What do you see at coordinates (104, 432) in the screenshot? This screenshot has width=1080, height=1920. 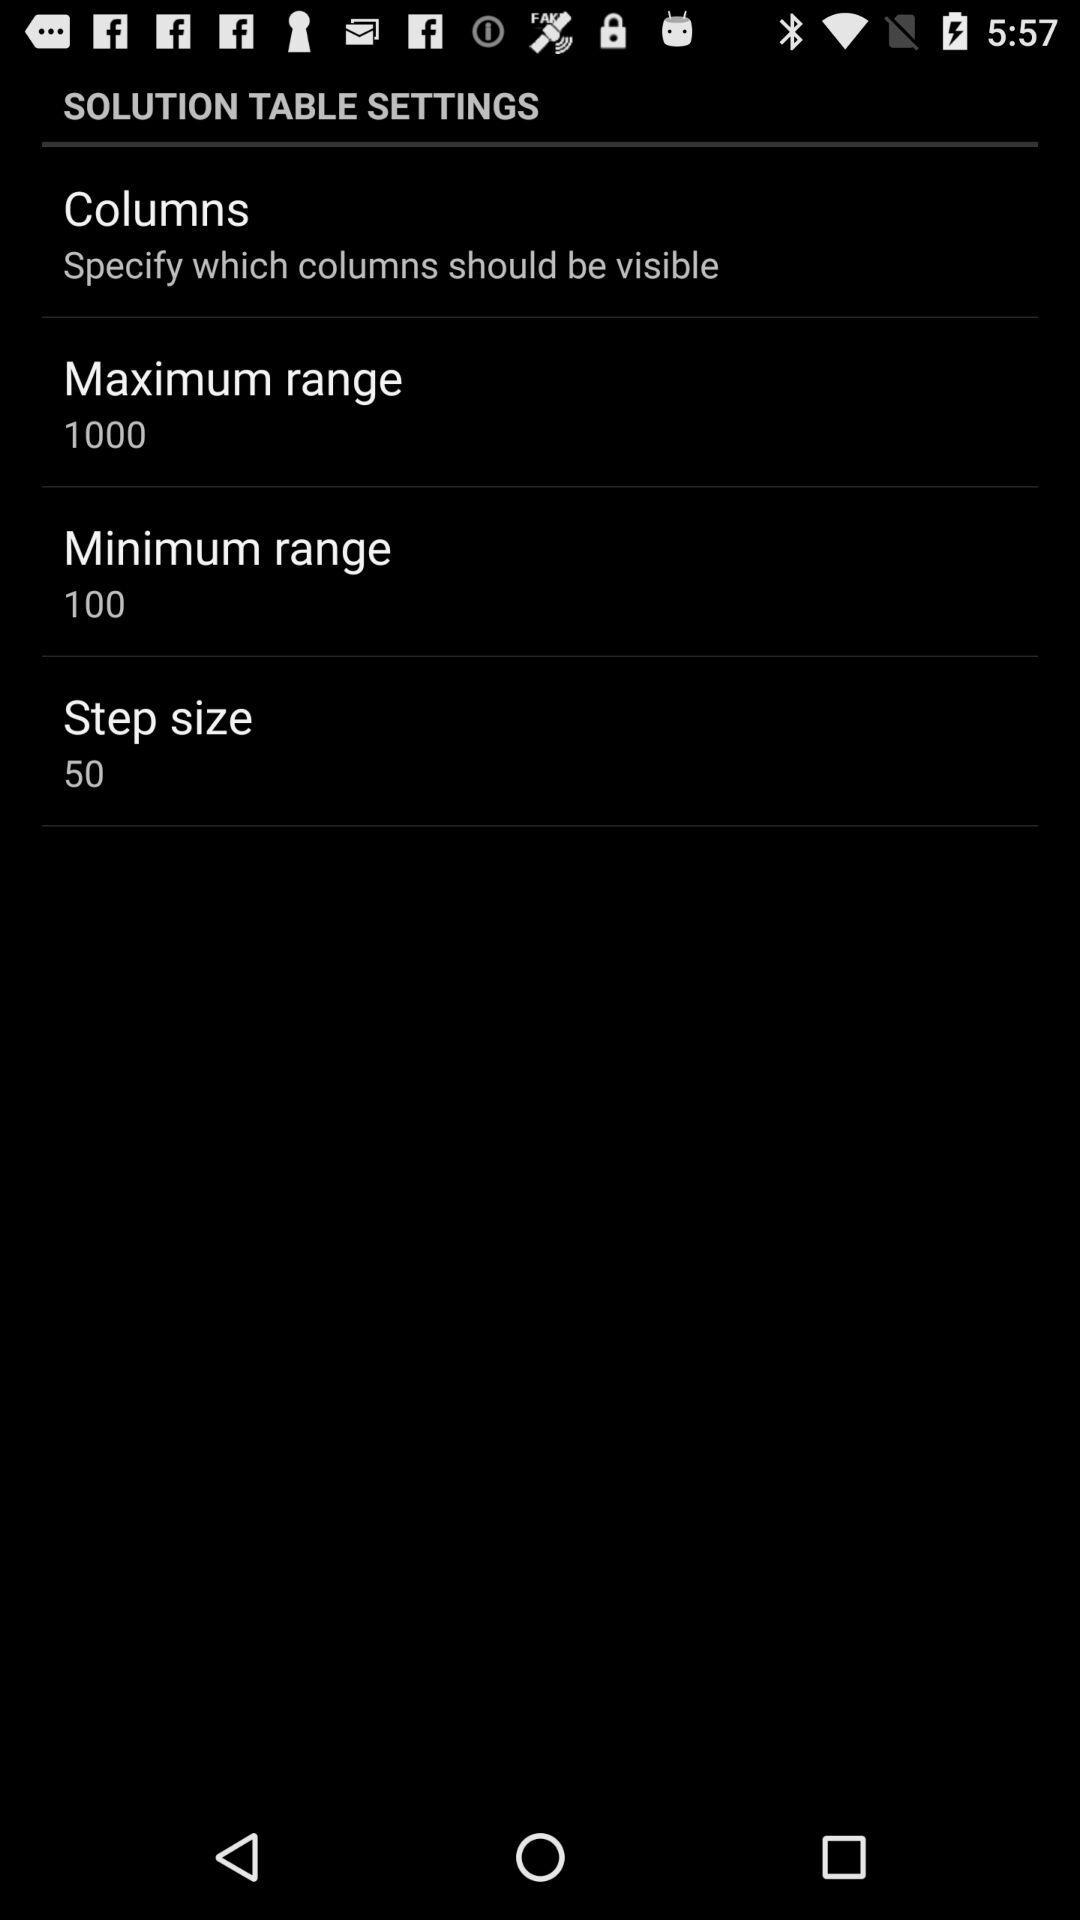 I see `the app below the maximum range icon` at bounding box center [104, 432].